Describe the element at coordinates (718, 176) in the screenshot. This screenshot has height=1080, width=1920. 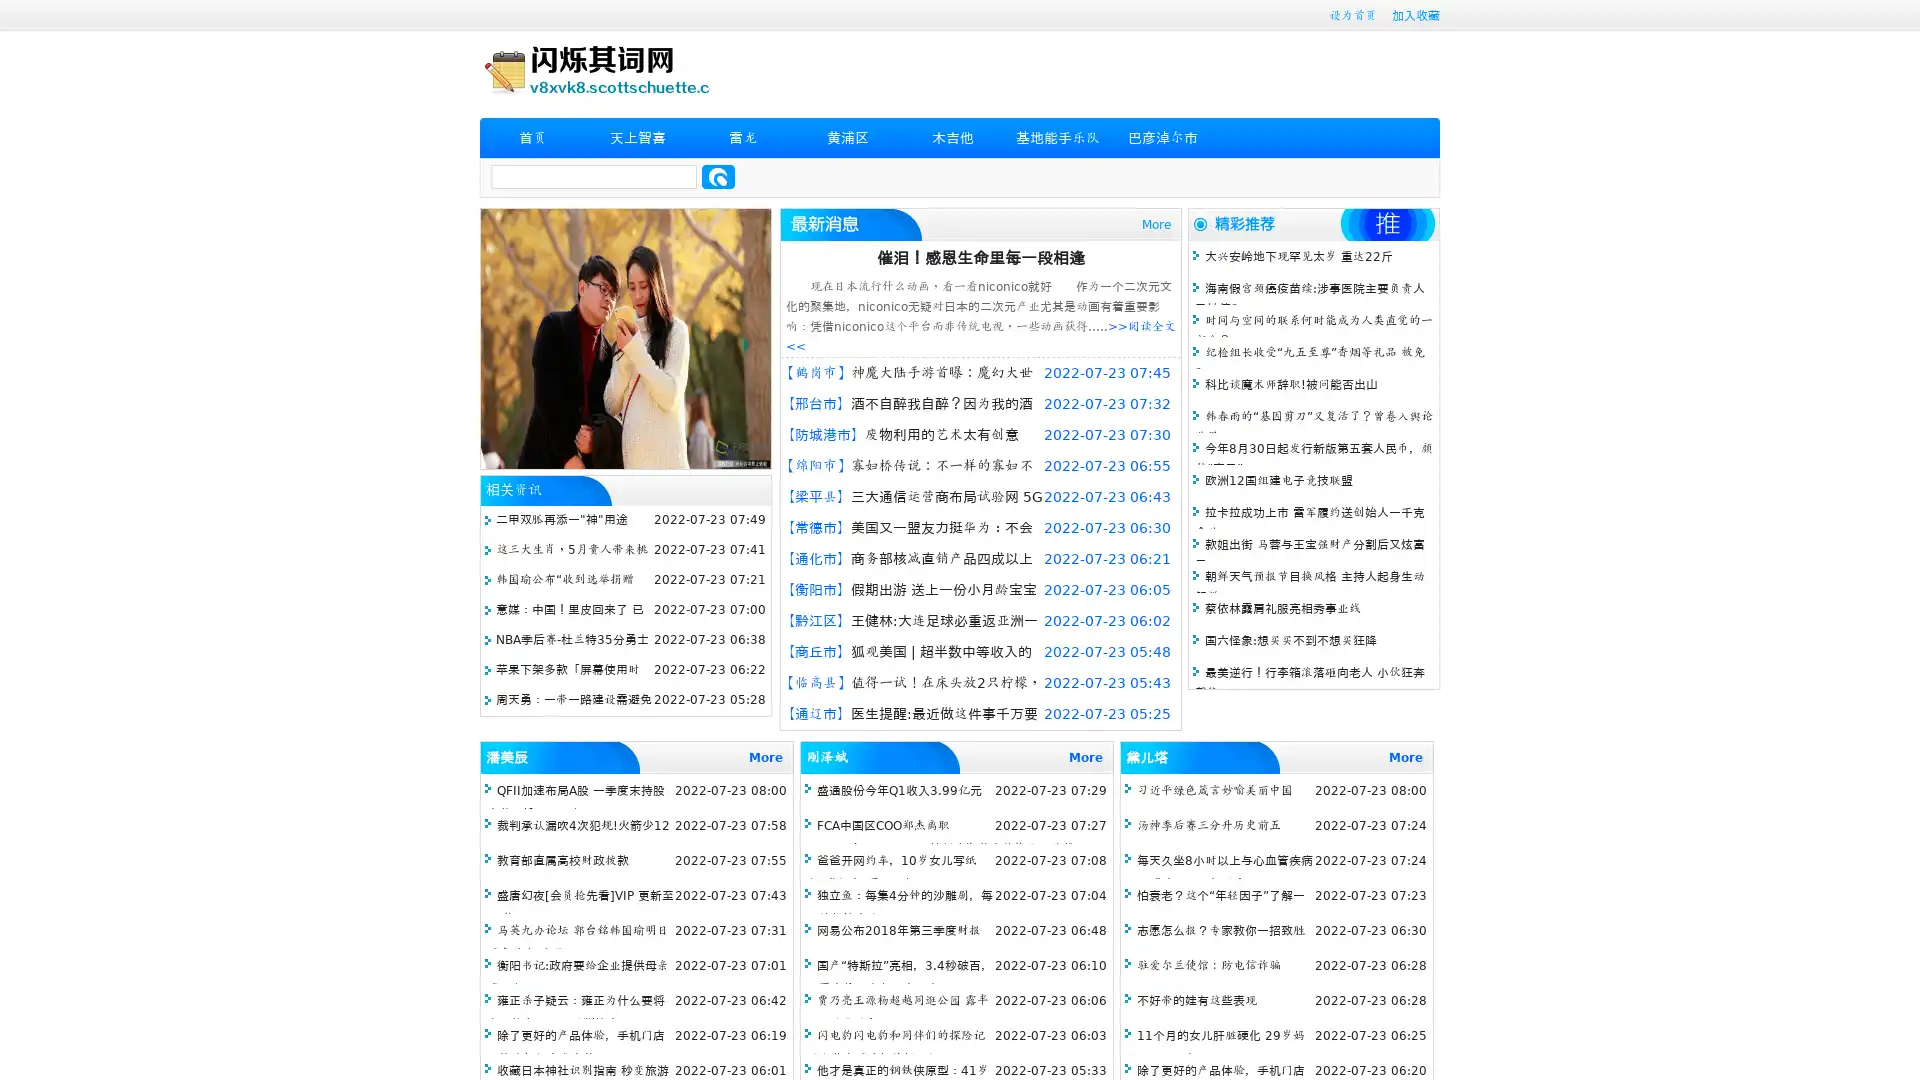
I see `Search` at that location.